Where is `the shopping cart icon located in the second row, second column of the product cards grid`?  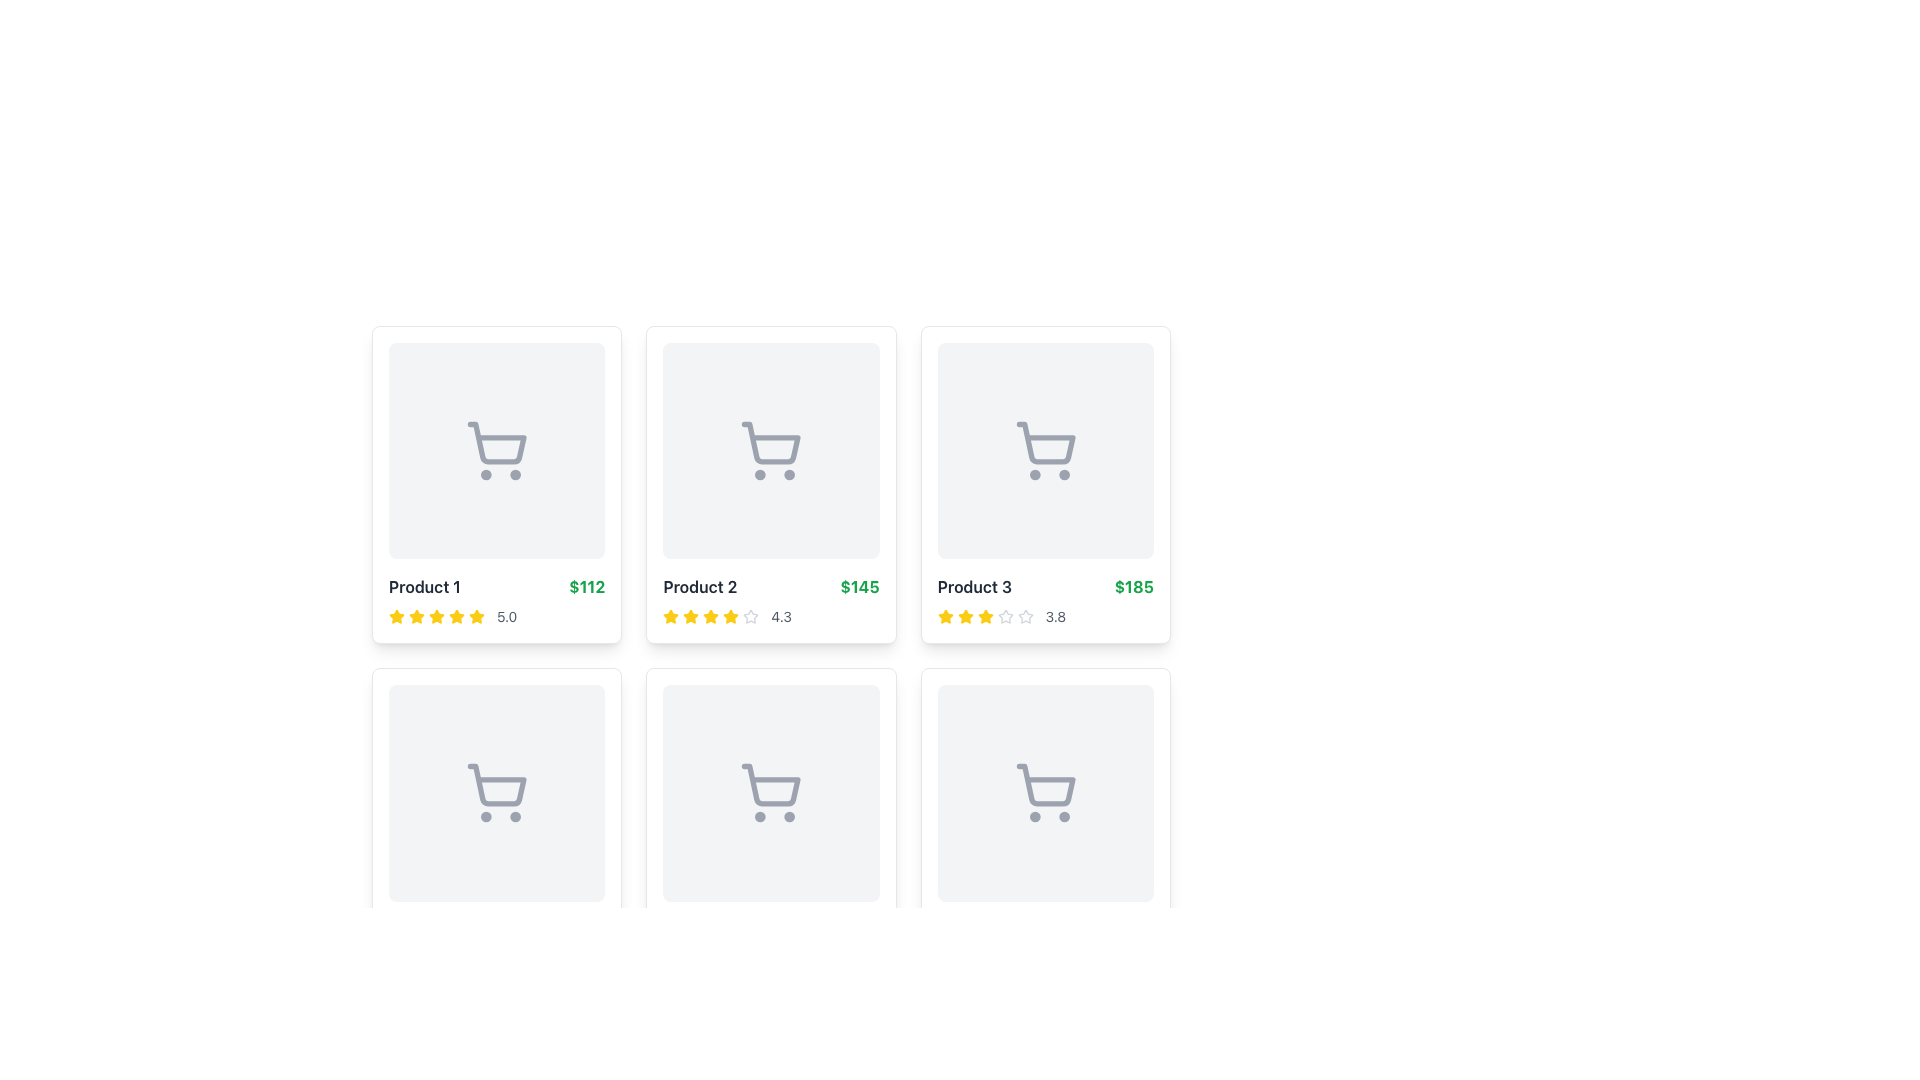
the shopping cart icon located in the second row, second column of the product cards grid is located at coordinates (770, 784).